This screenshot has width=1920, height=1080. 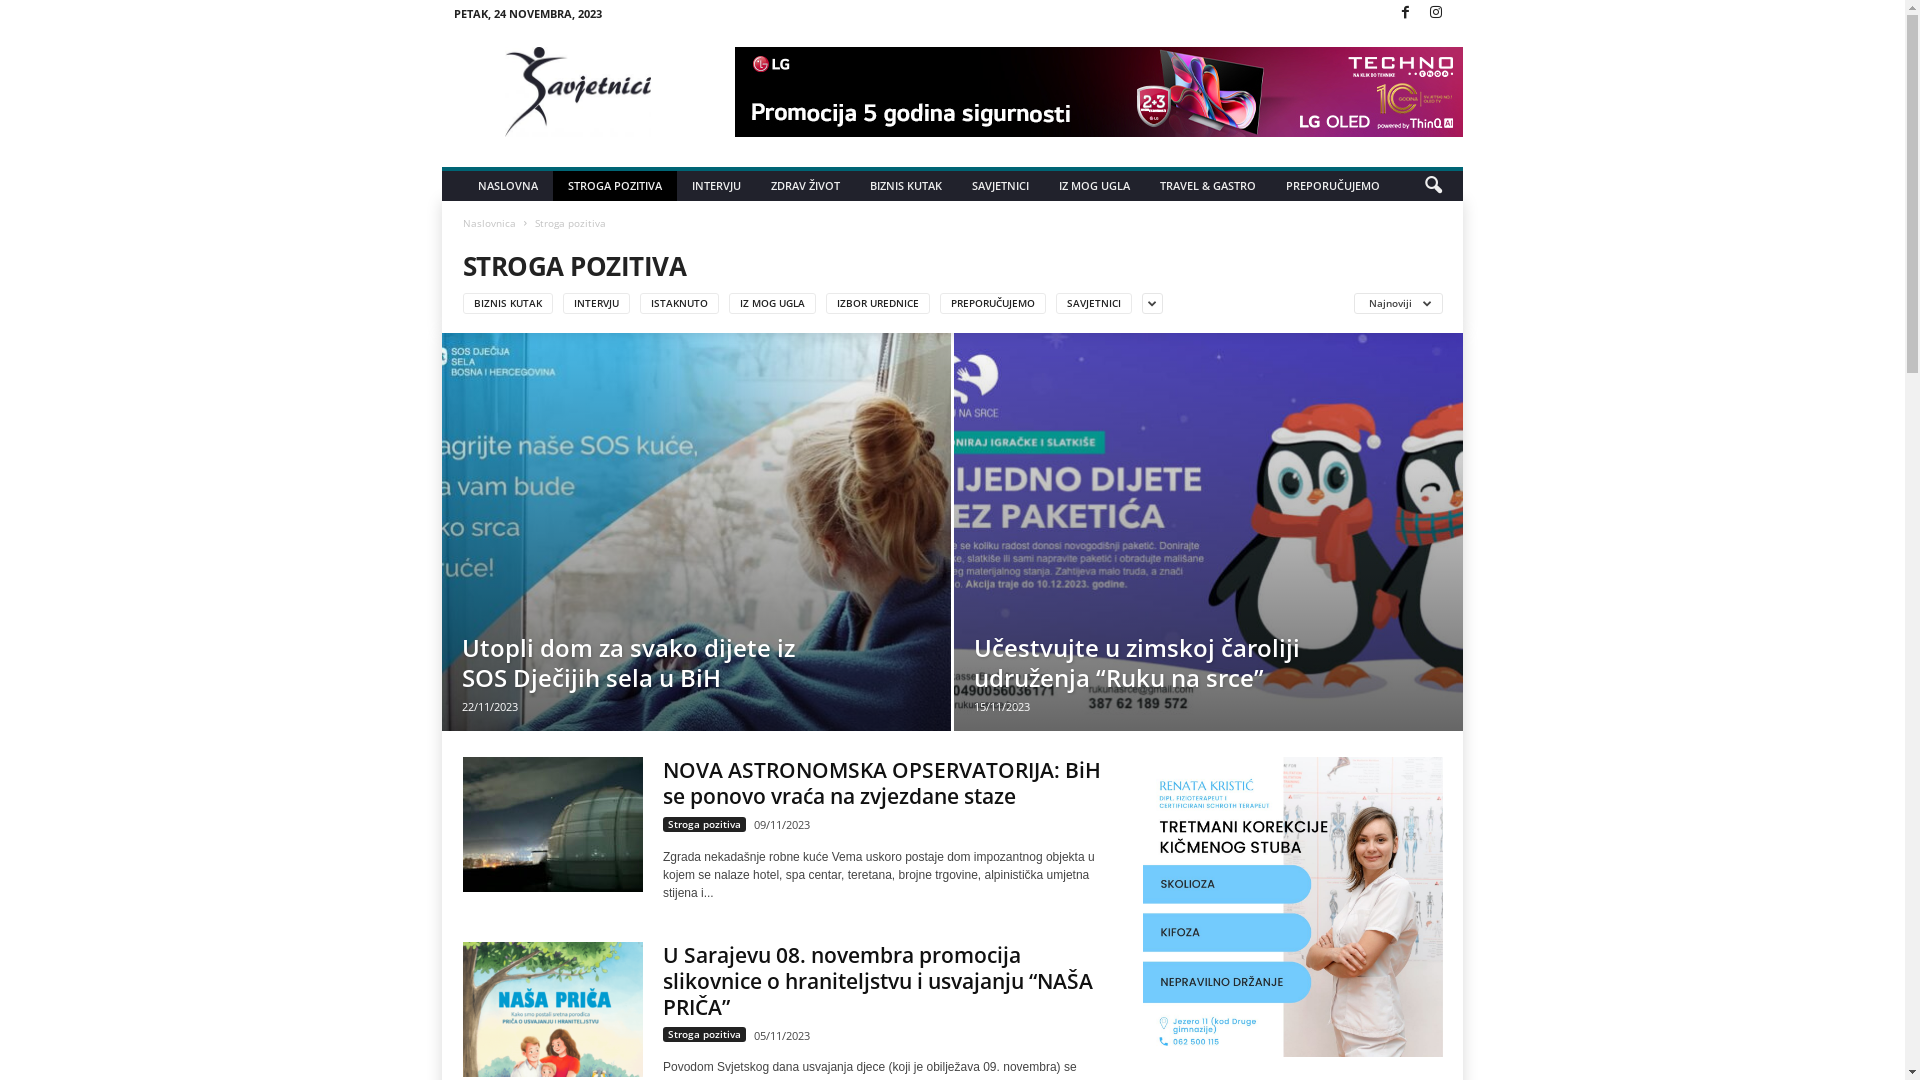 What do you see at coordinates (613, 185) in the screenshot?
I see `'STROGA POZITIVA'` at bounding box center [613, 185].